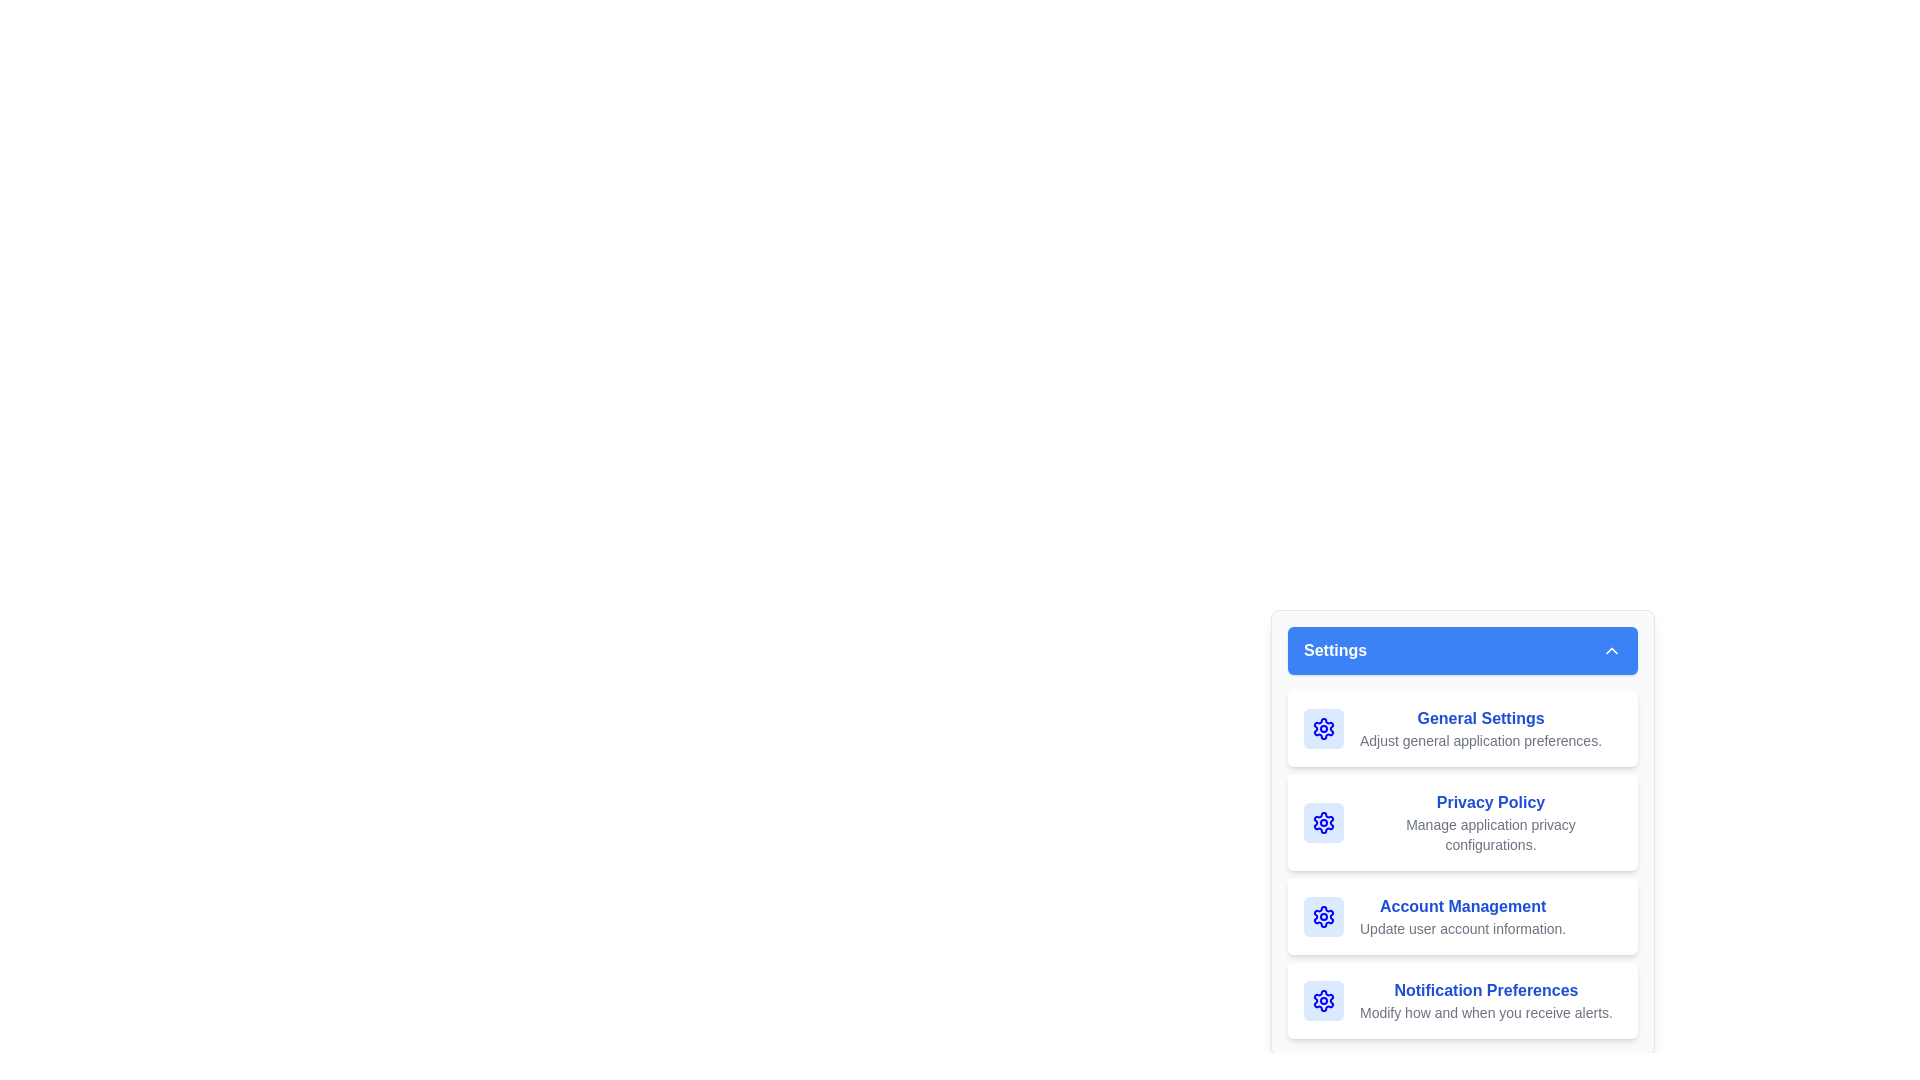  I want to click on the menu item Privacy Policy from the dropdown, so click(1463, 822).